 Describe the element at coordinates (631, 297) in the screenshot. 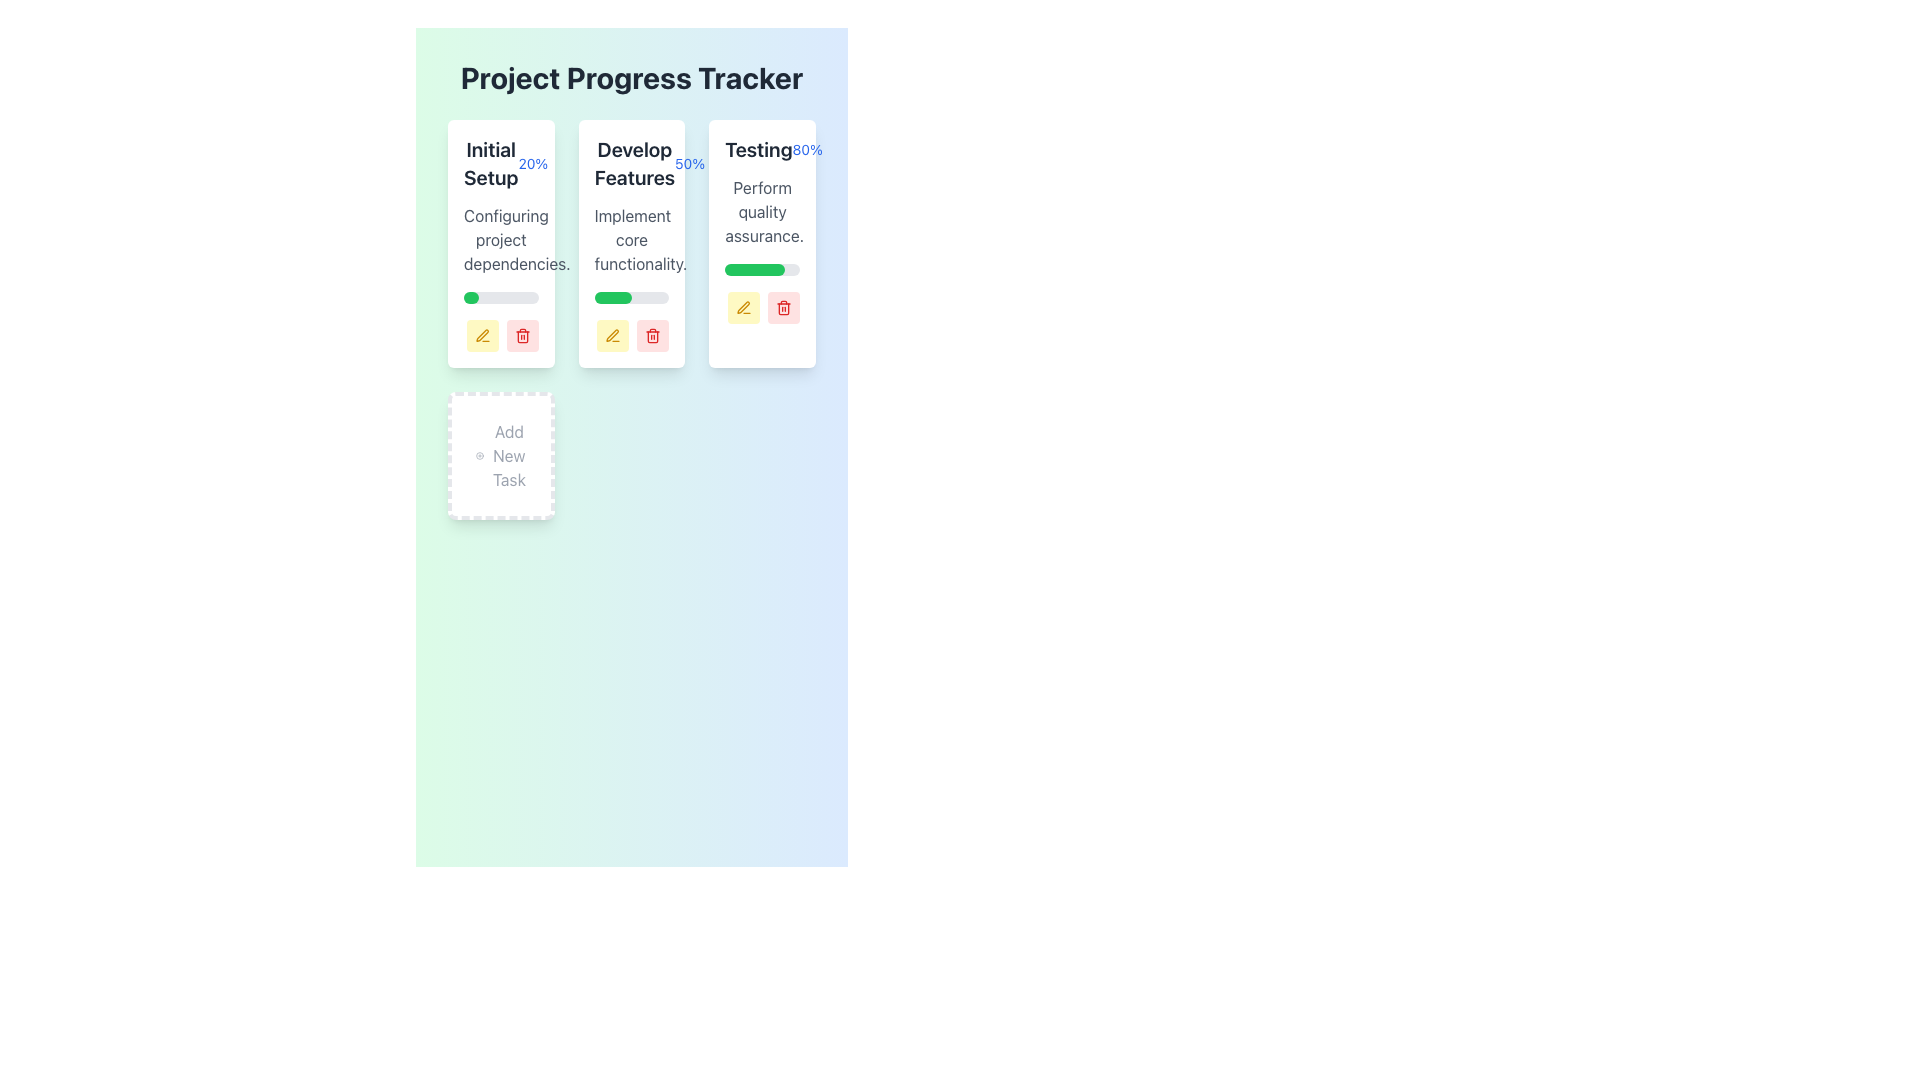

I see `the progress bar located at the bottom of the 'Develop Features' card, which visually represents the completion percentage of a task` at that location.